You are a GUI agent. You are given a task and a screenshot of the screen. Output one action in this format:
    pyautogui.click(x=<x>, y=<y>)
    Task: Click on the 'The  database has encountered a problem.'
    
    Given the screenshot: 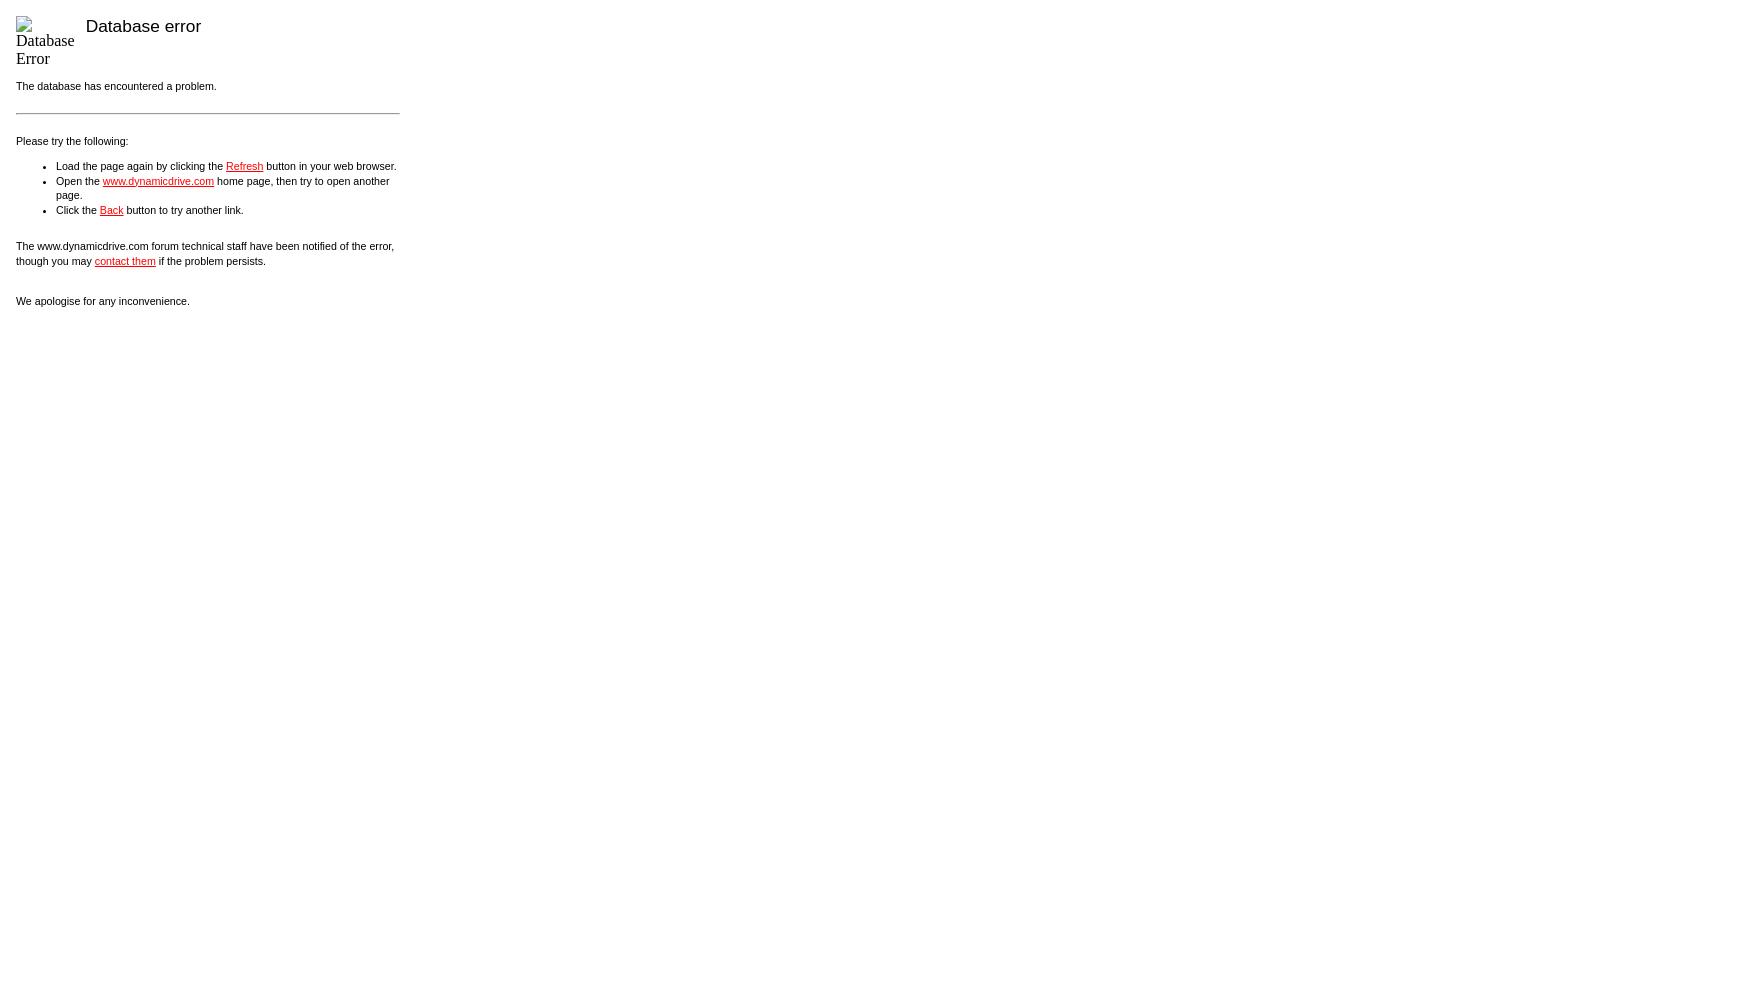 What is the action you would take?
    pyautogui.click(x=116, y=85)
    